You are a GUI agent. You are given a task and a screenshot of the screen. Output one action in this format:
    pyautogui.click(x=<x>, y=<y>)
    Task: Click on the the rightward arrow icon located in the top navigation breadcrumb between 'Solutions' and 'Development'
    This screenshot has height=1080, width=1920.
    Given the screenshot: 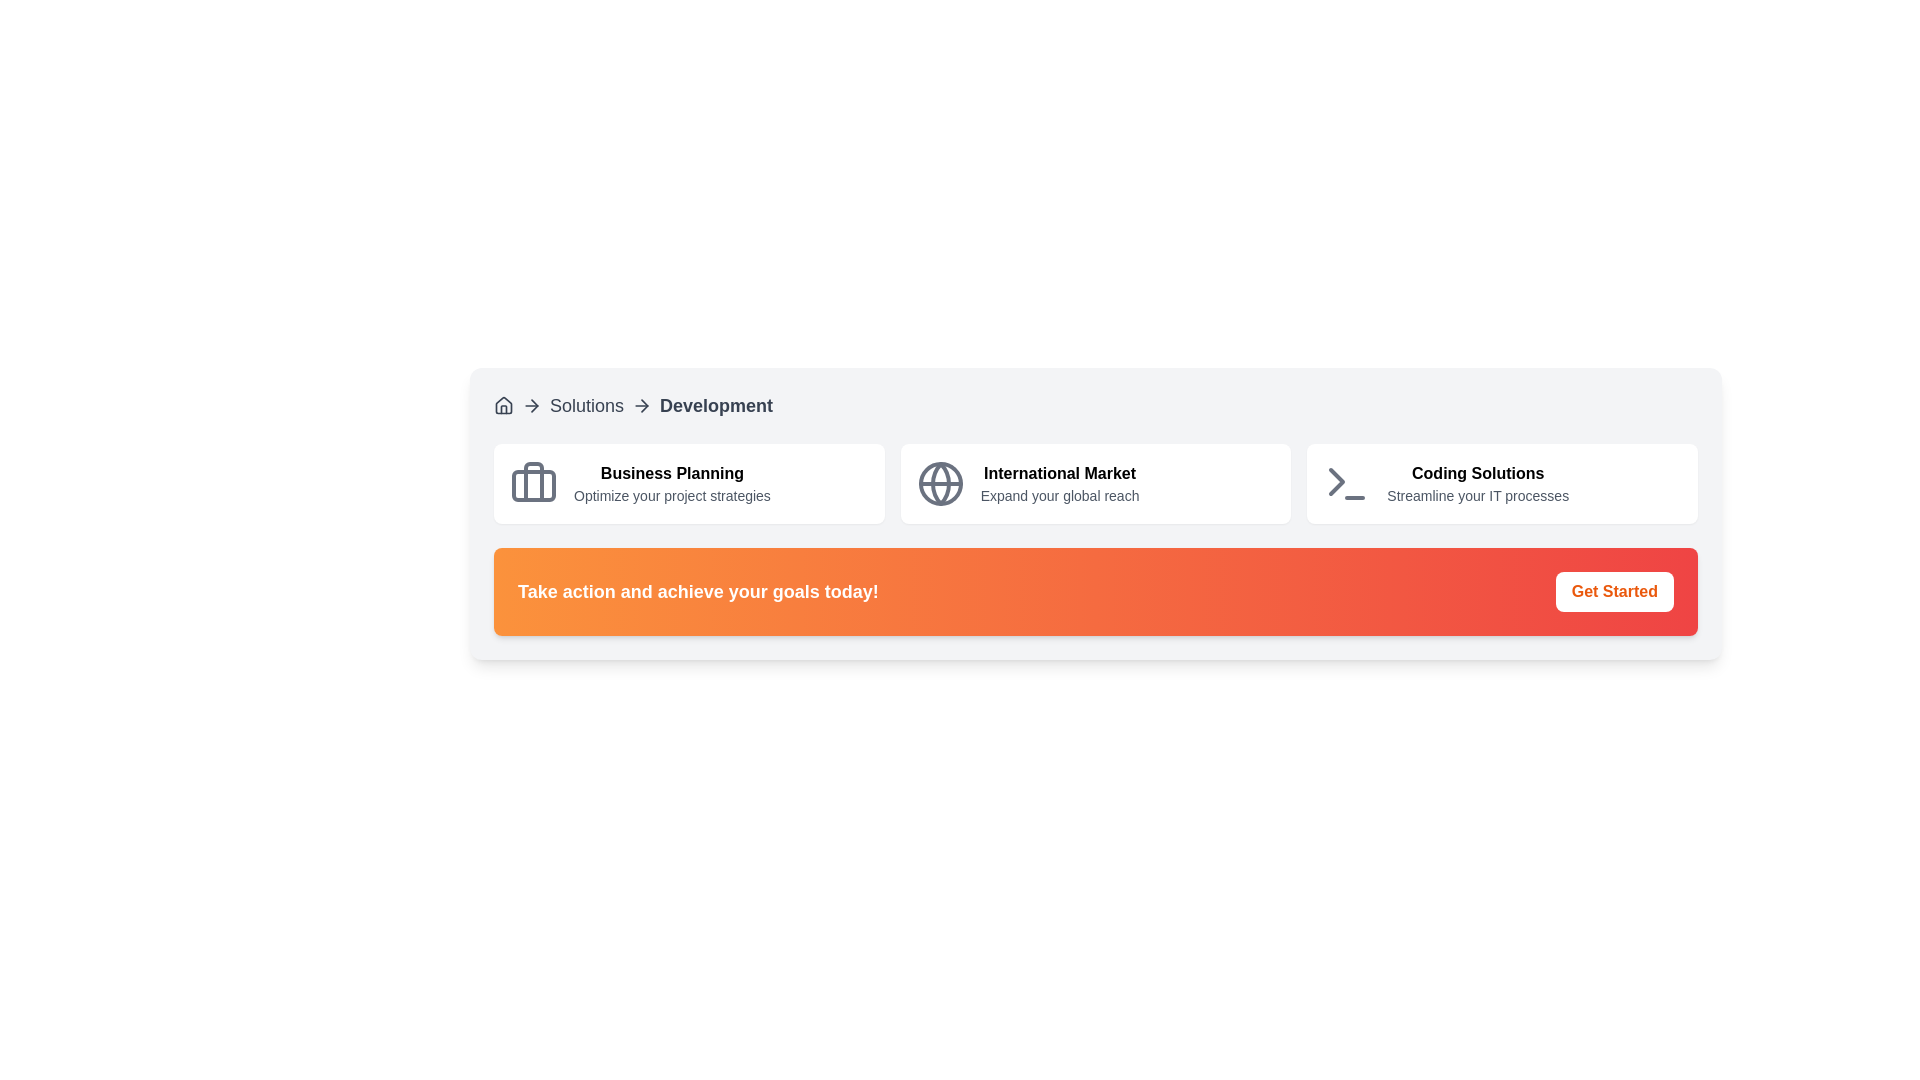 What is the action you would take?
    pyautogui.click(x=642, y=405)
    